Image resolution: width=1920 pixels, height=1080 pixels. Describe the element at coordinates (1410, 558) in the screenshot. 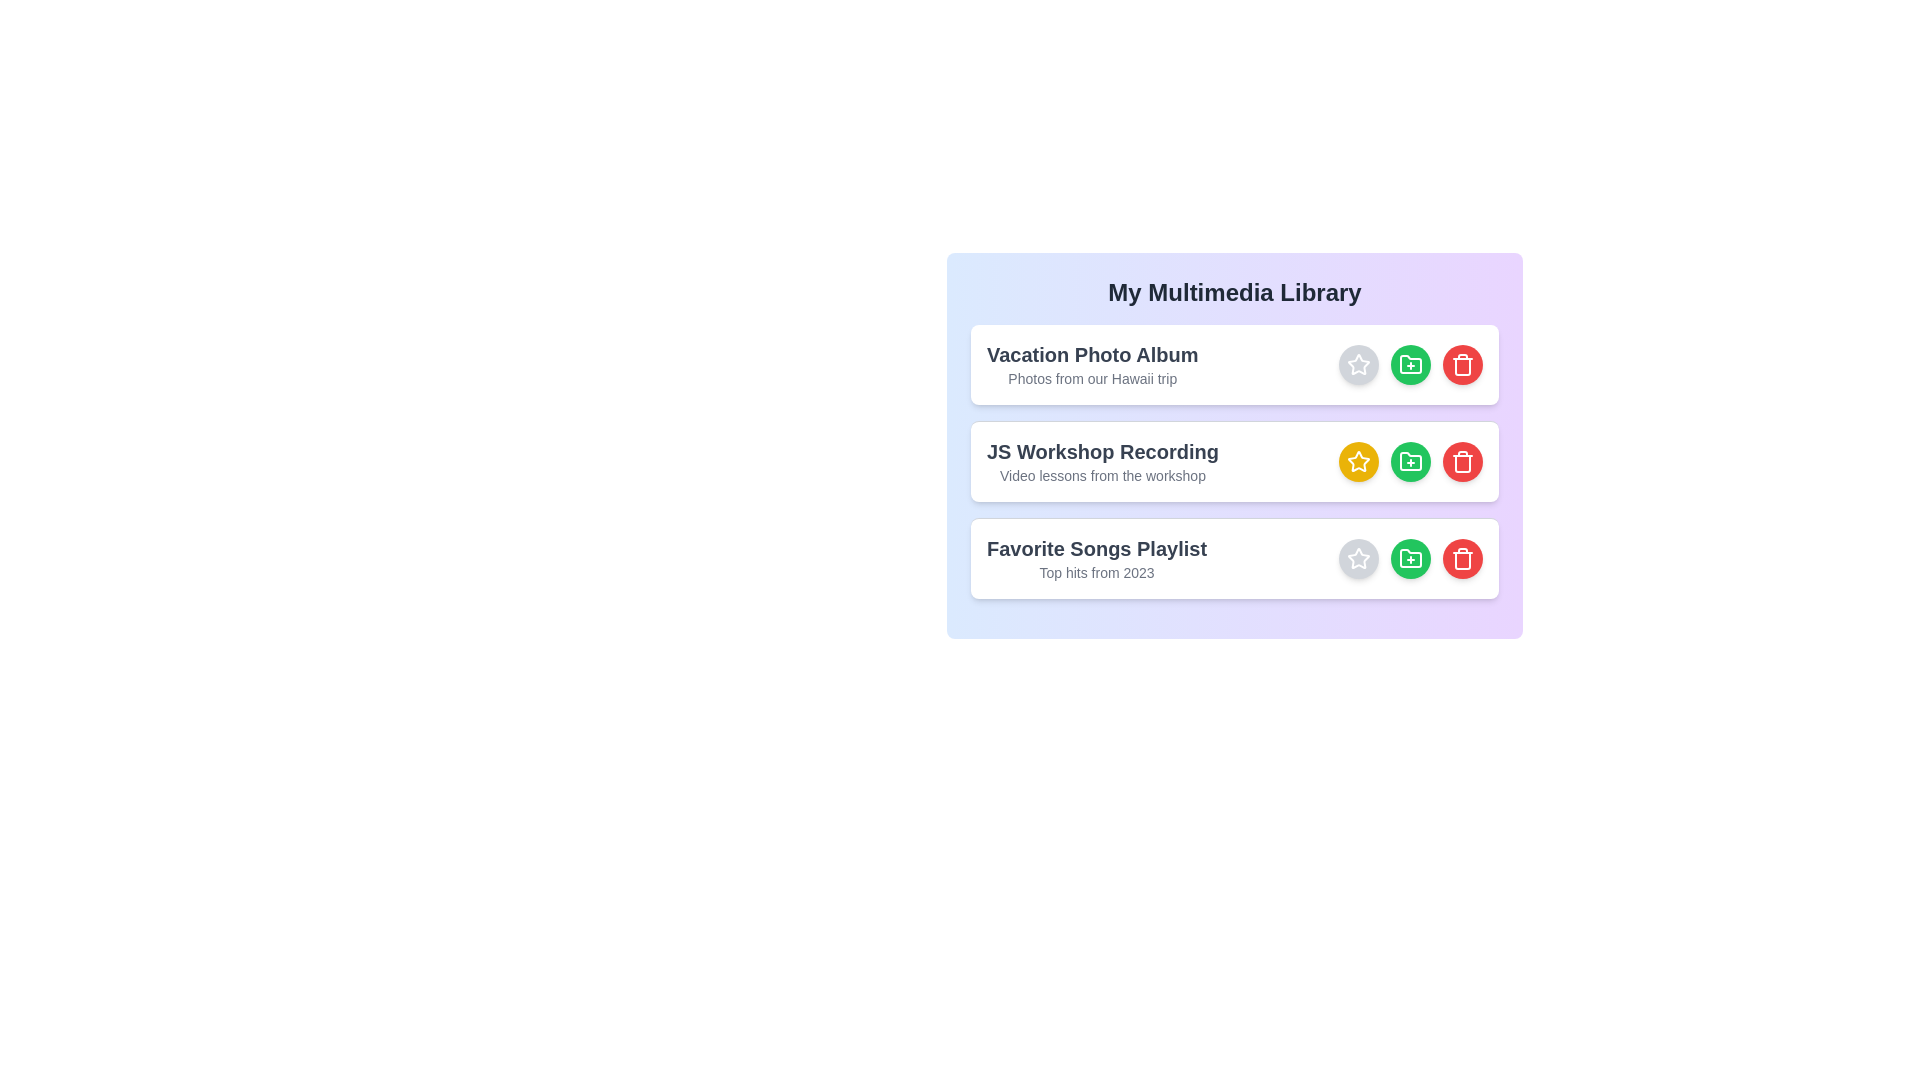

I see `the Action icon located to the right of the 'Favorite Songs Playlist' row` at that location.